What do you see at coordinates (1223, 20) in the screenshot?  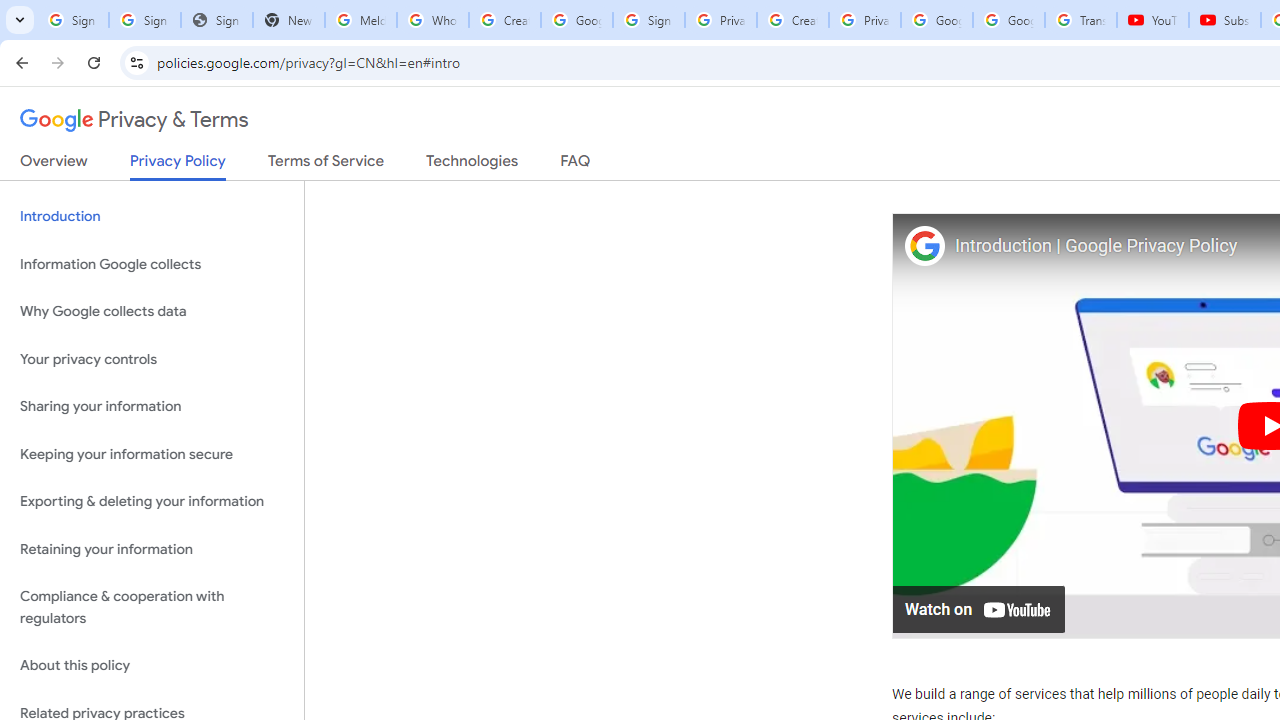 I see `'Subscriptions - YouTube'` at bounding box center [1223, 20].